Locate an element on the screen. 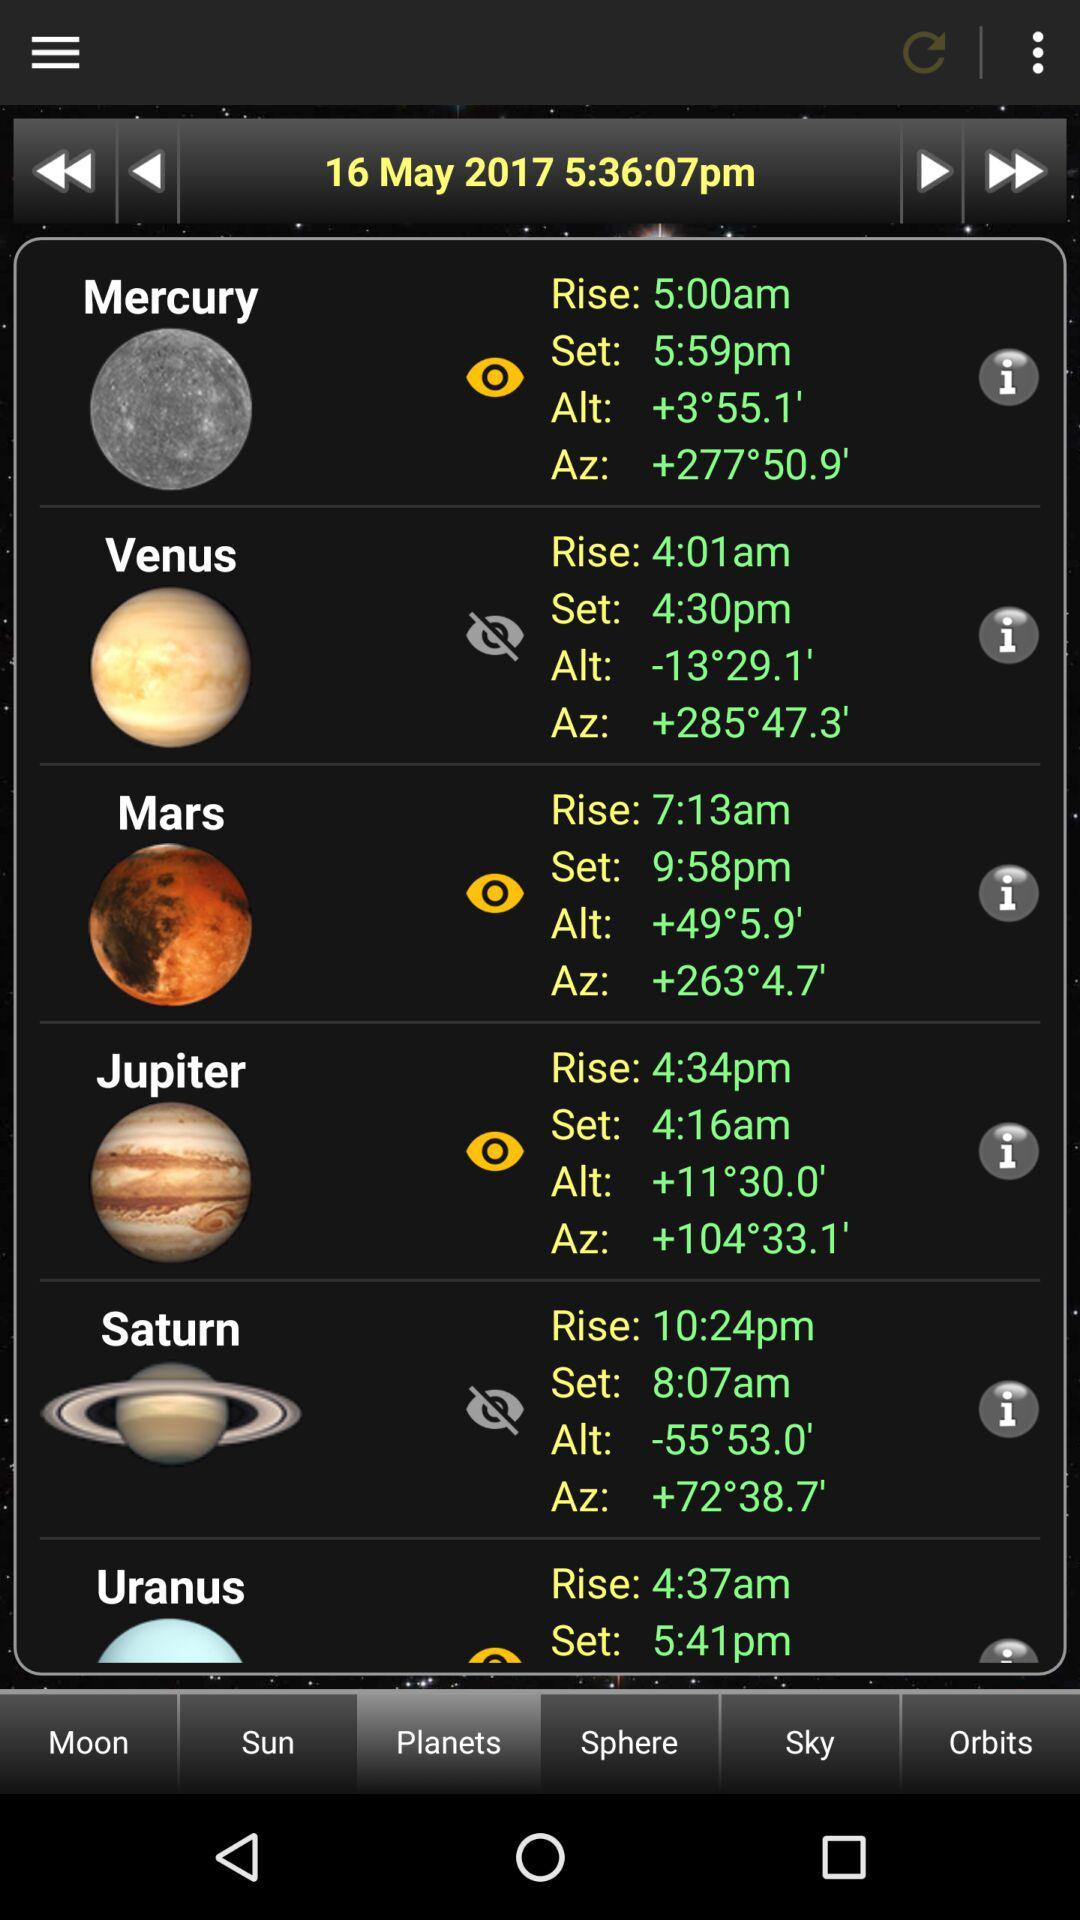 This screenshot has width=1080, height=1920. show information is located at coordinates (1008, 891).